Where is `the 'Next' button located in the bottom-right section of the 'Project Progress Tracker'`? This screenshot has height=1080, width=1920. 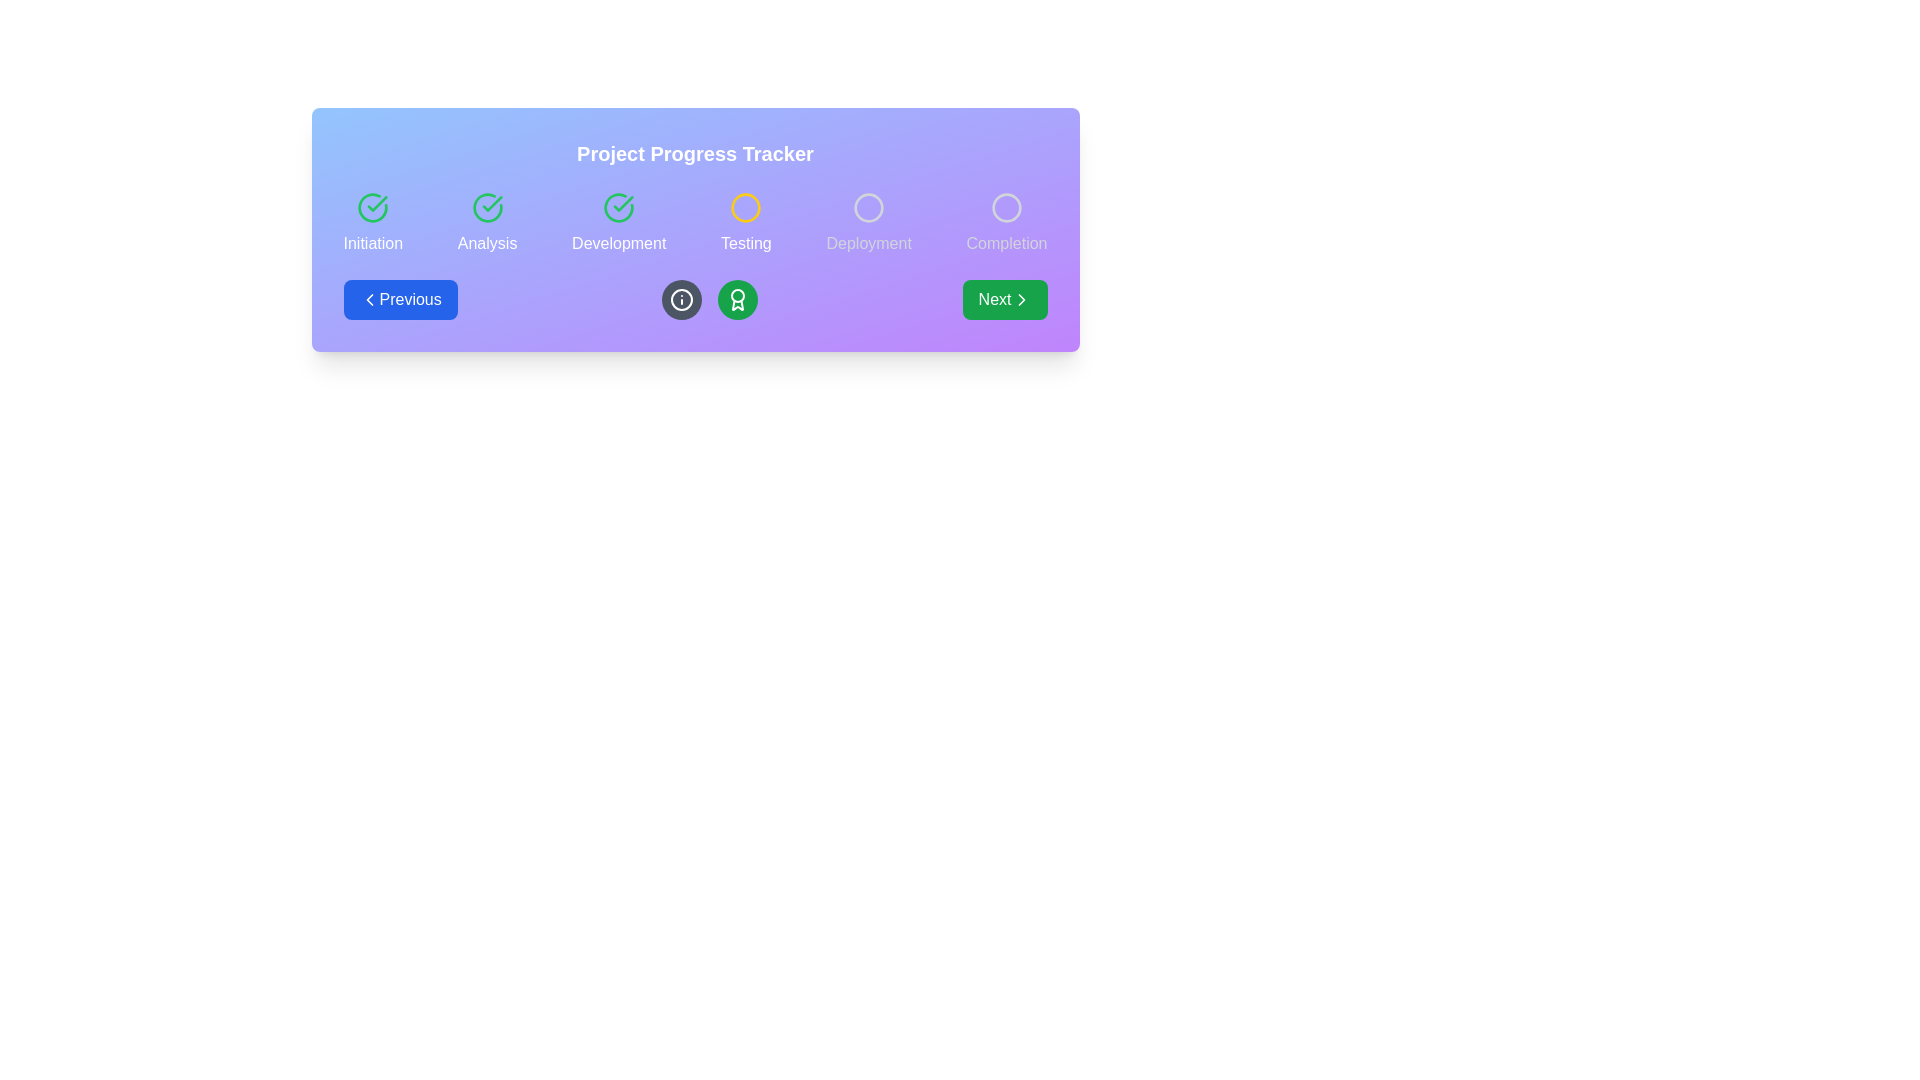
the 'Next' button located in the bottom-right section of the 'Project Progress Tracker' is located at coordinates (1005, 300).